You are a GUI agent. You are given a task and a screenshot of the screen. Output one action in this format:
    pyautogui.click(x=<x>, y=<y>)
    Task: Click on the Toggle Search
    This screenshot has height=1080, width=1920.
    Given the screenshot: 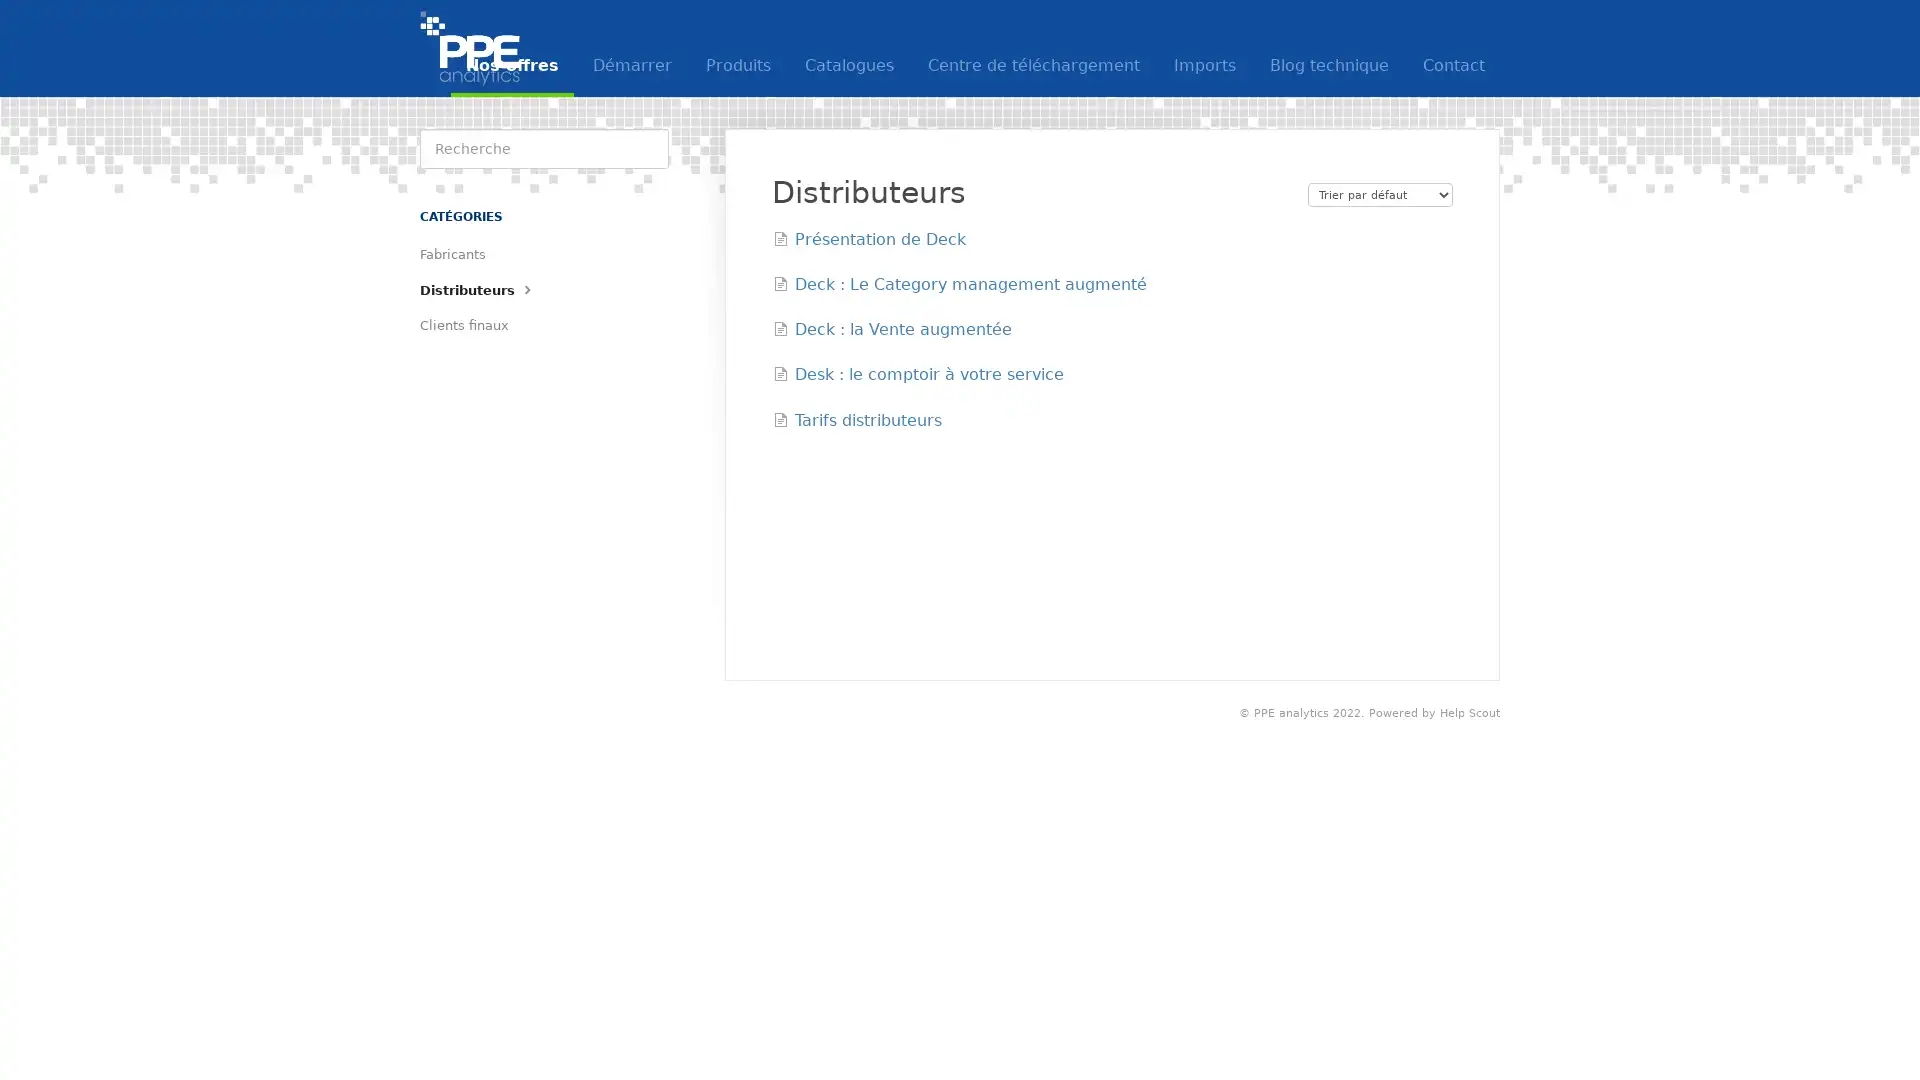 What is the action you would take?
    pyautogui.click(x=648, y=148)
    